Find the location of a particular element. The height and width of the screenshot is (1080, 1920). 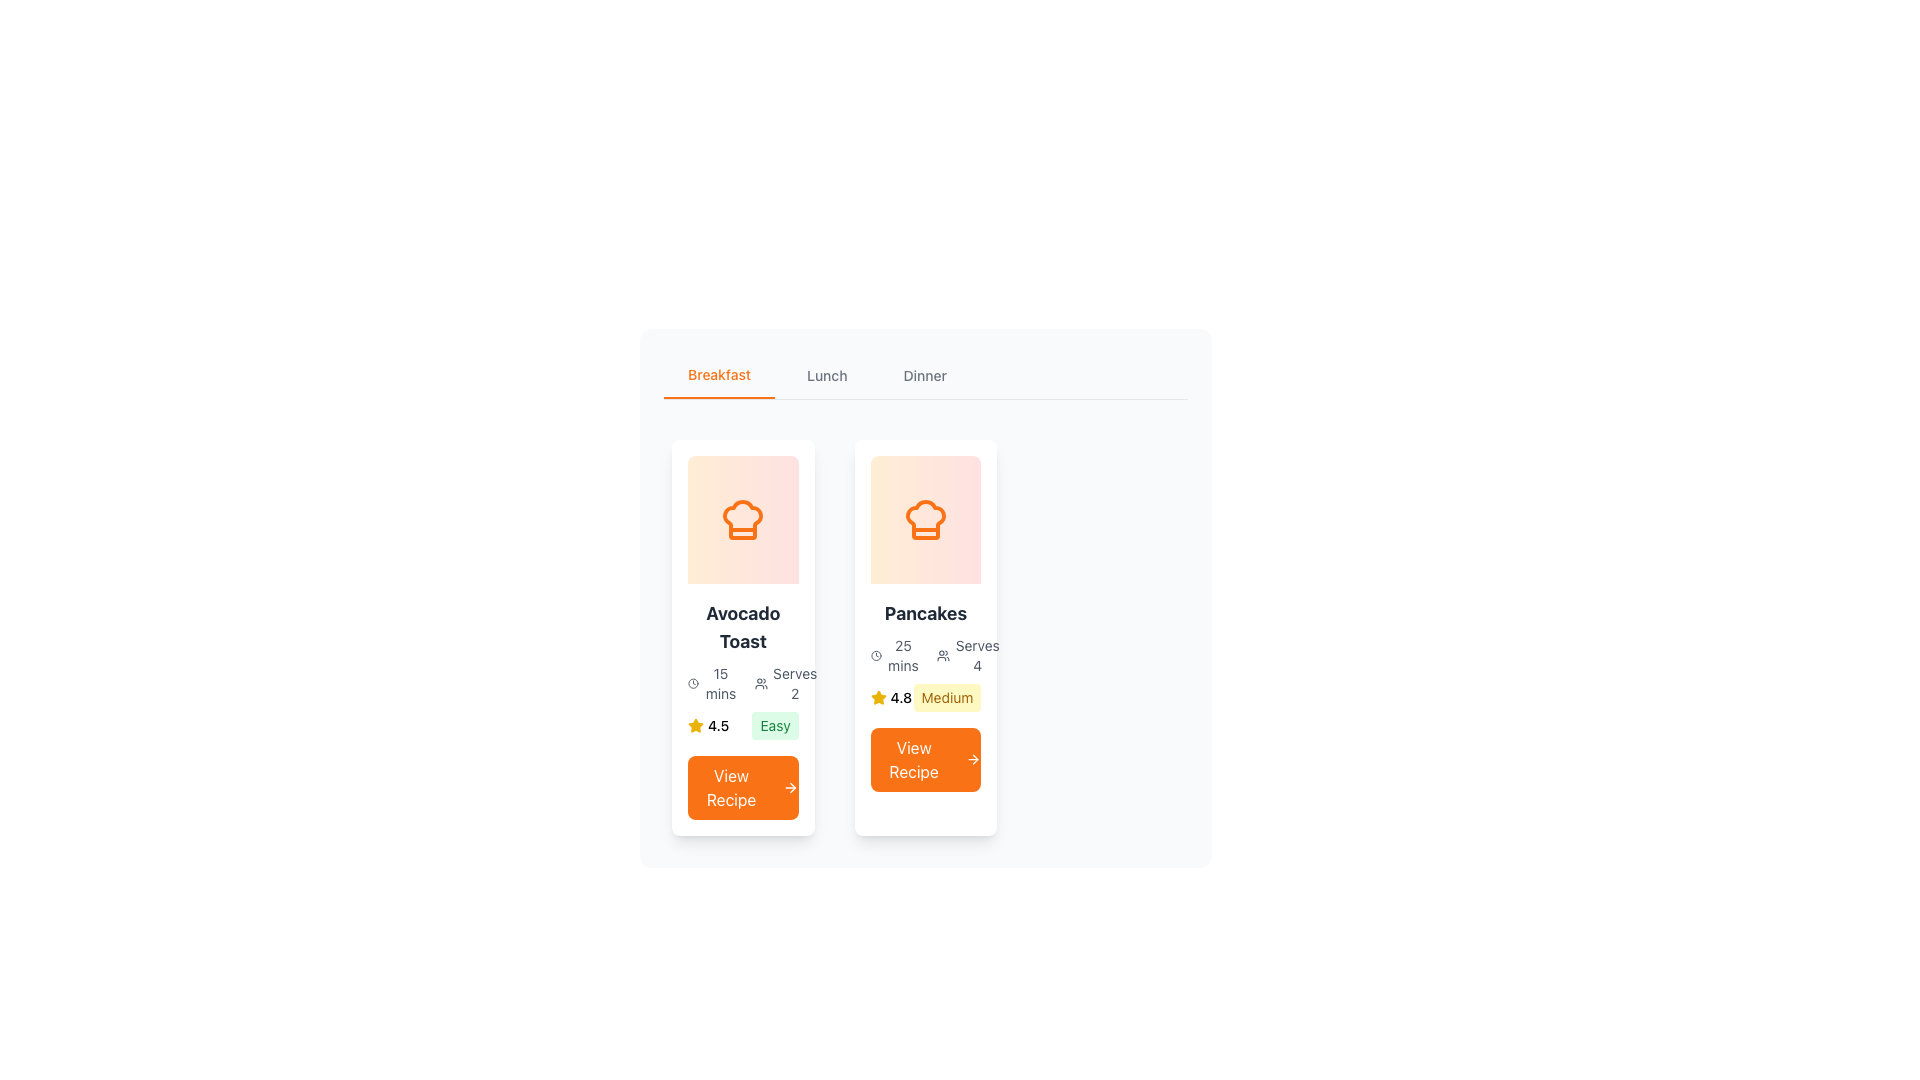

the rating display and difficulty information for the 'Avocado Toast' card, which includes a gold star icon, the text '4.5' in bold, and the label 'Easy' with a green background is located at coordinates (742, 725).